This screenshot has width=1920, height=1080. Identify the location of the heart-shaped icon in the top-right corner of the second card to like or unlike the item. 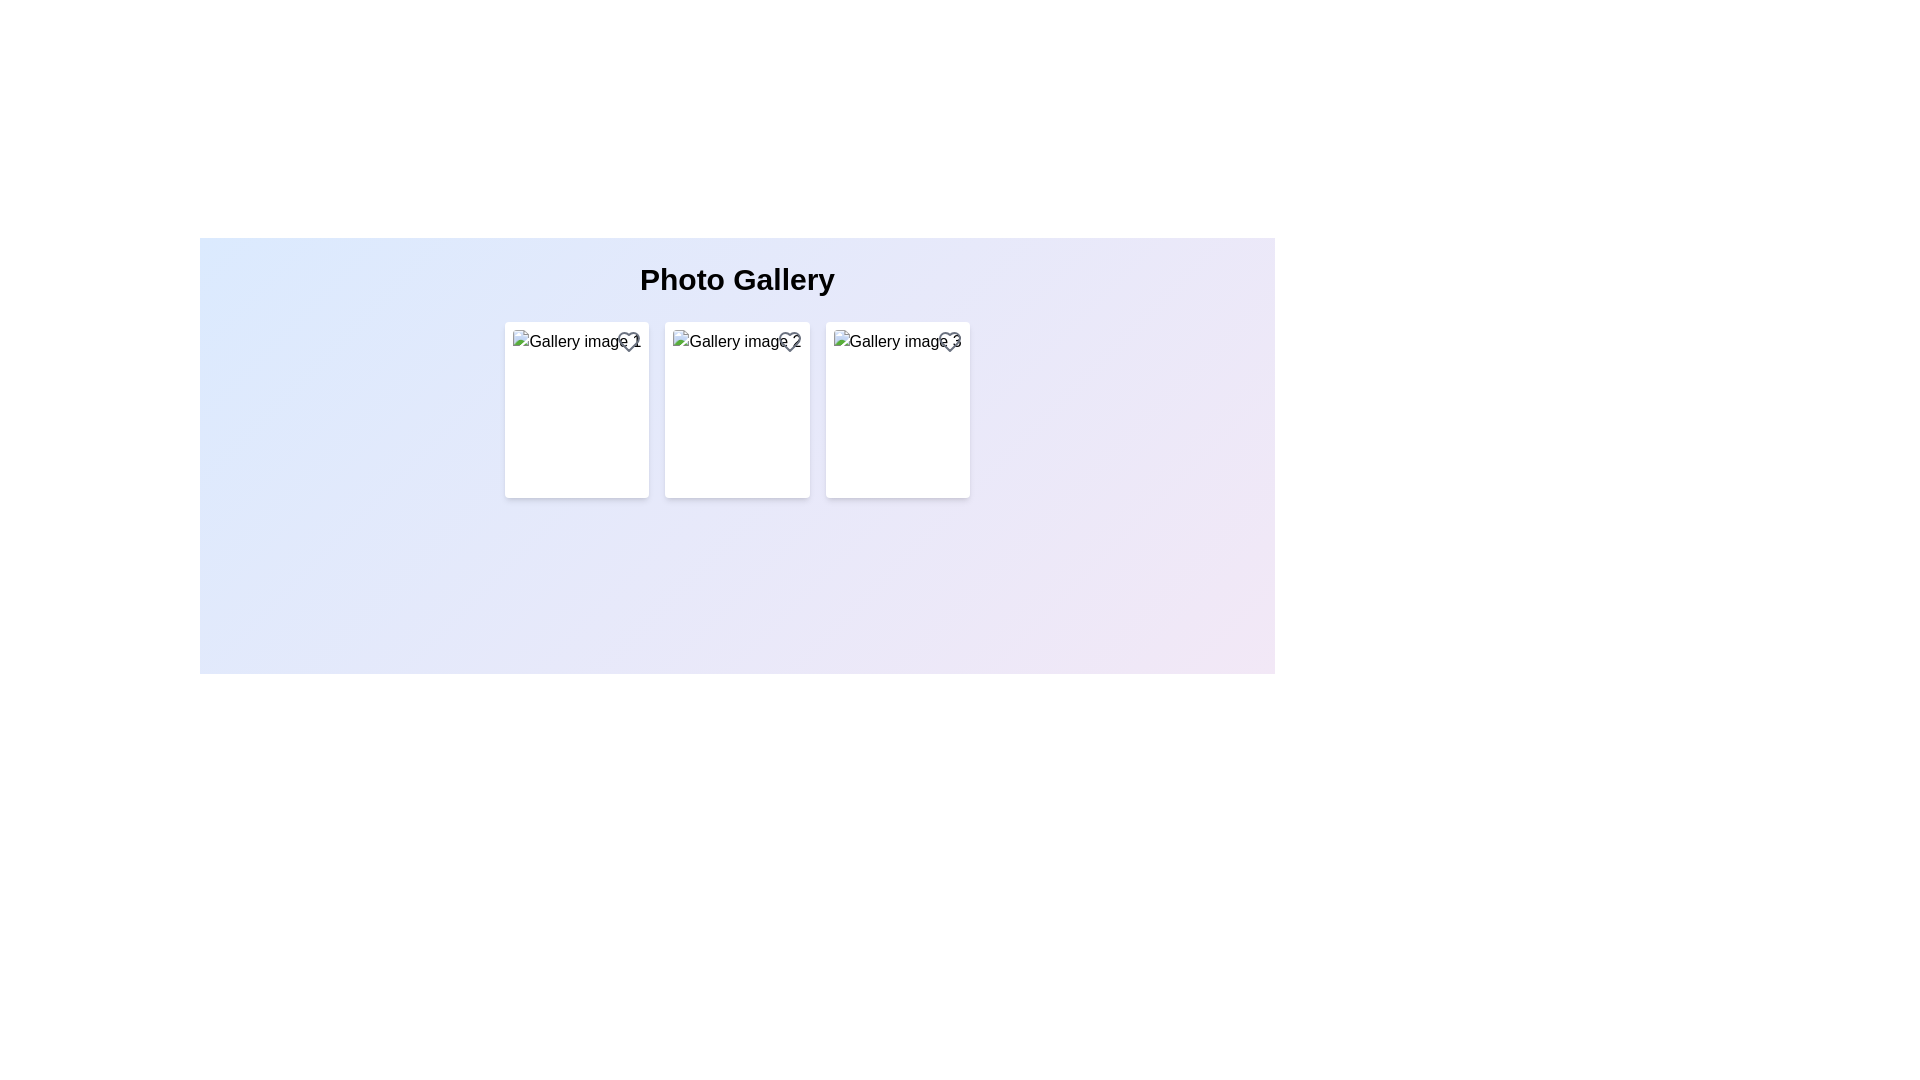
(788, 341).